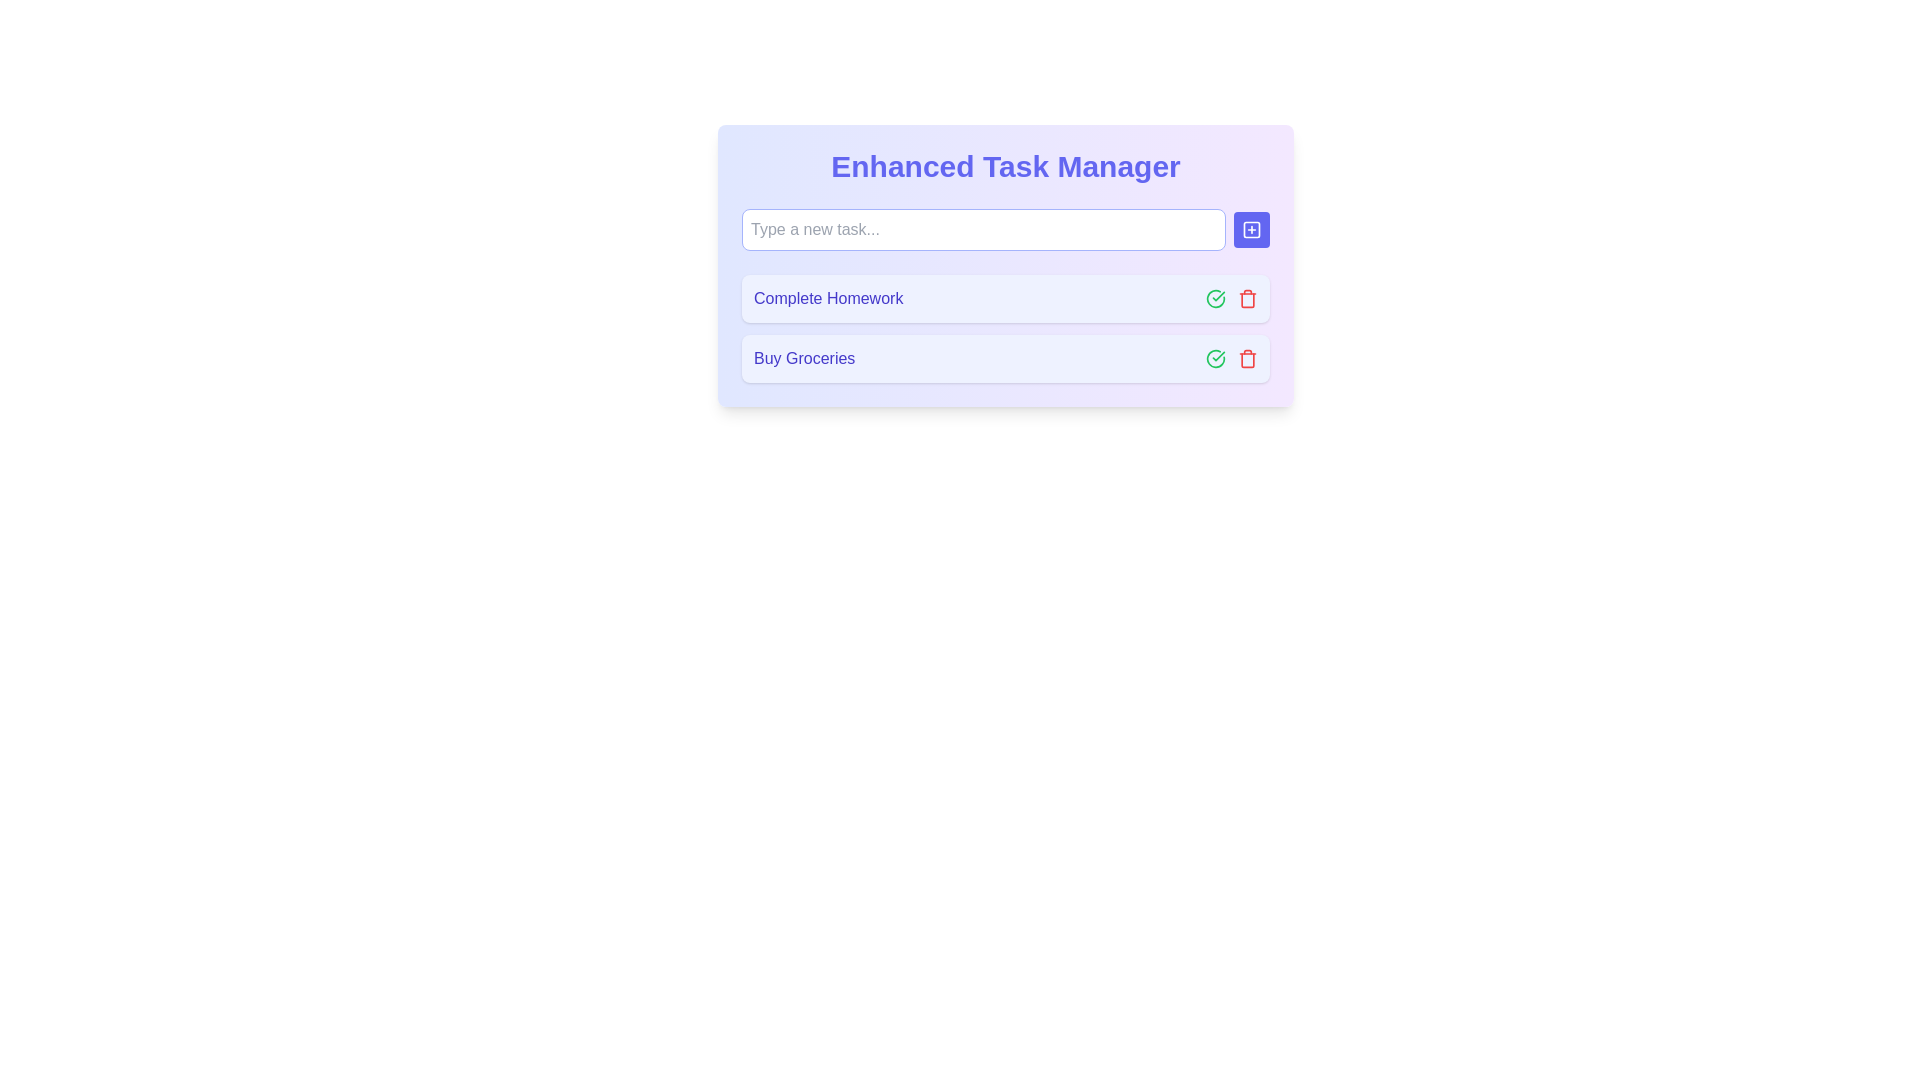 This screenshot has height=1080, width=1920. What do you see at coordinates (1247, 299) in the screenshot?
I see `the delete icon for the task 'Buy Groceries'` at bounding box center [1247, 299].